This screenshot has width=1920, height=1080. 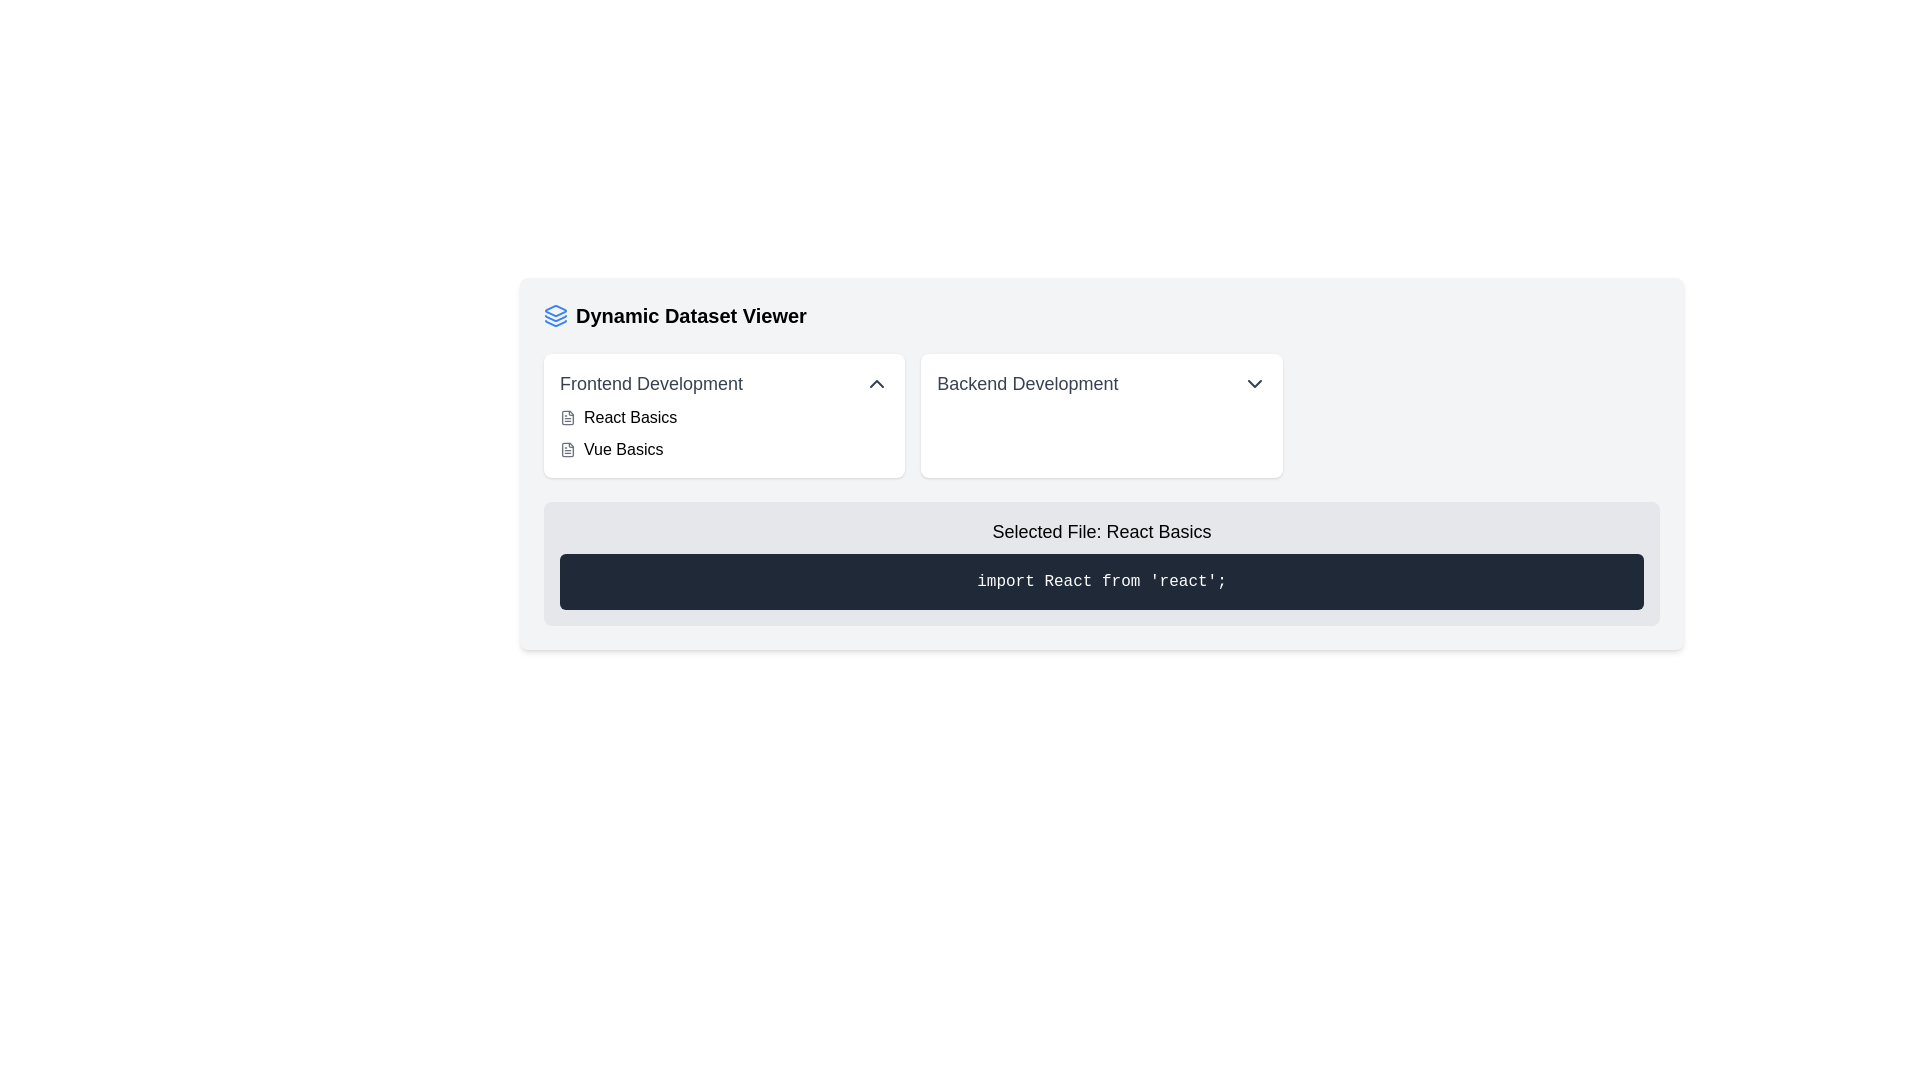 I want to click on the Dropdown header located on the left panel near the top, above 'React Basics' and 'Vue Basics', so click(x=723, y=384).